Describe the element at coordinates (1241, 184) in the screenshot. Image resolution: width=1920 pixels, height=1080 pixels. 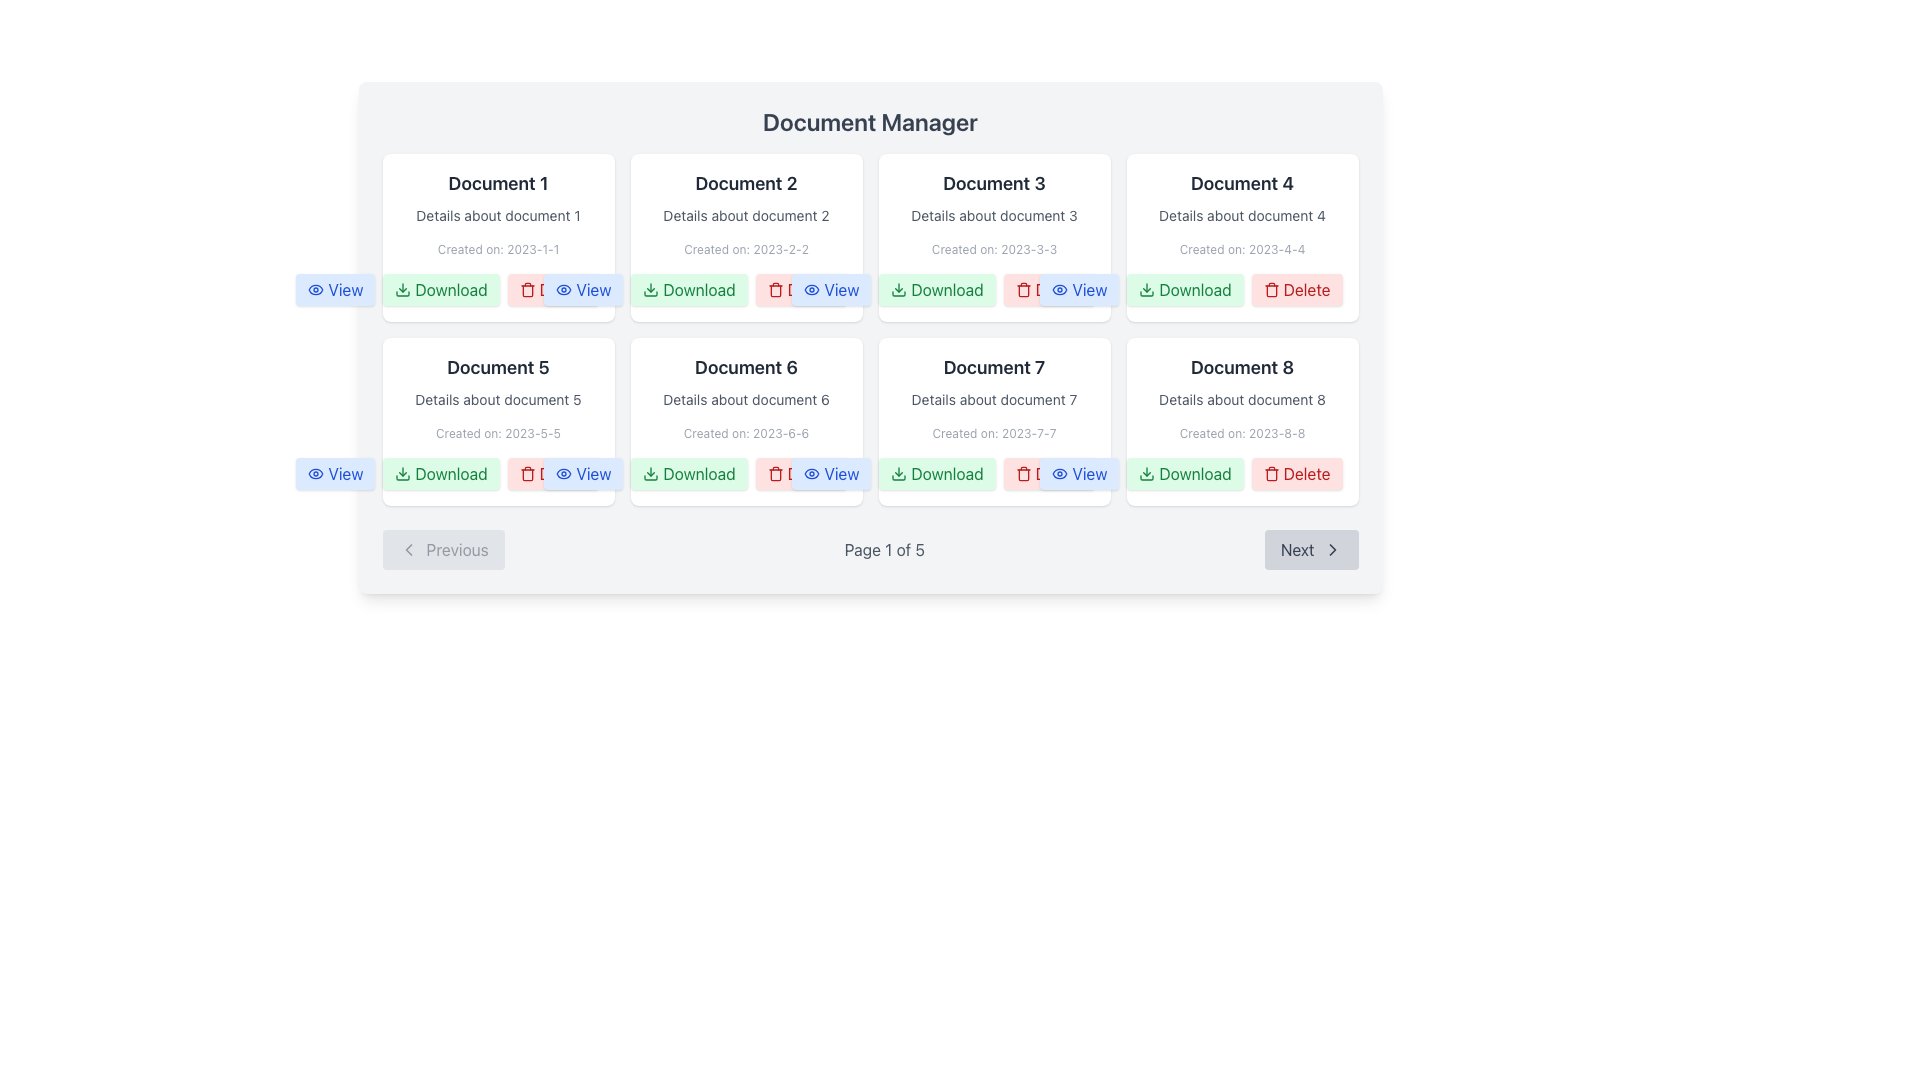
I see `the text label displaying 'Document 4', which is the header of the top-right card in the document manager interface` at that location.